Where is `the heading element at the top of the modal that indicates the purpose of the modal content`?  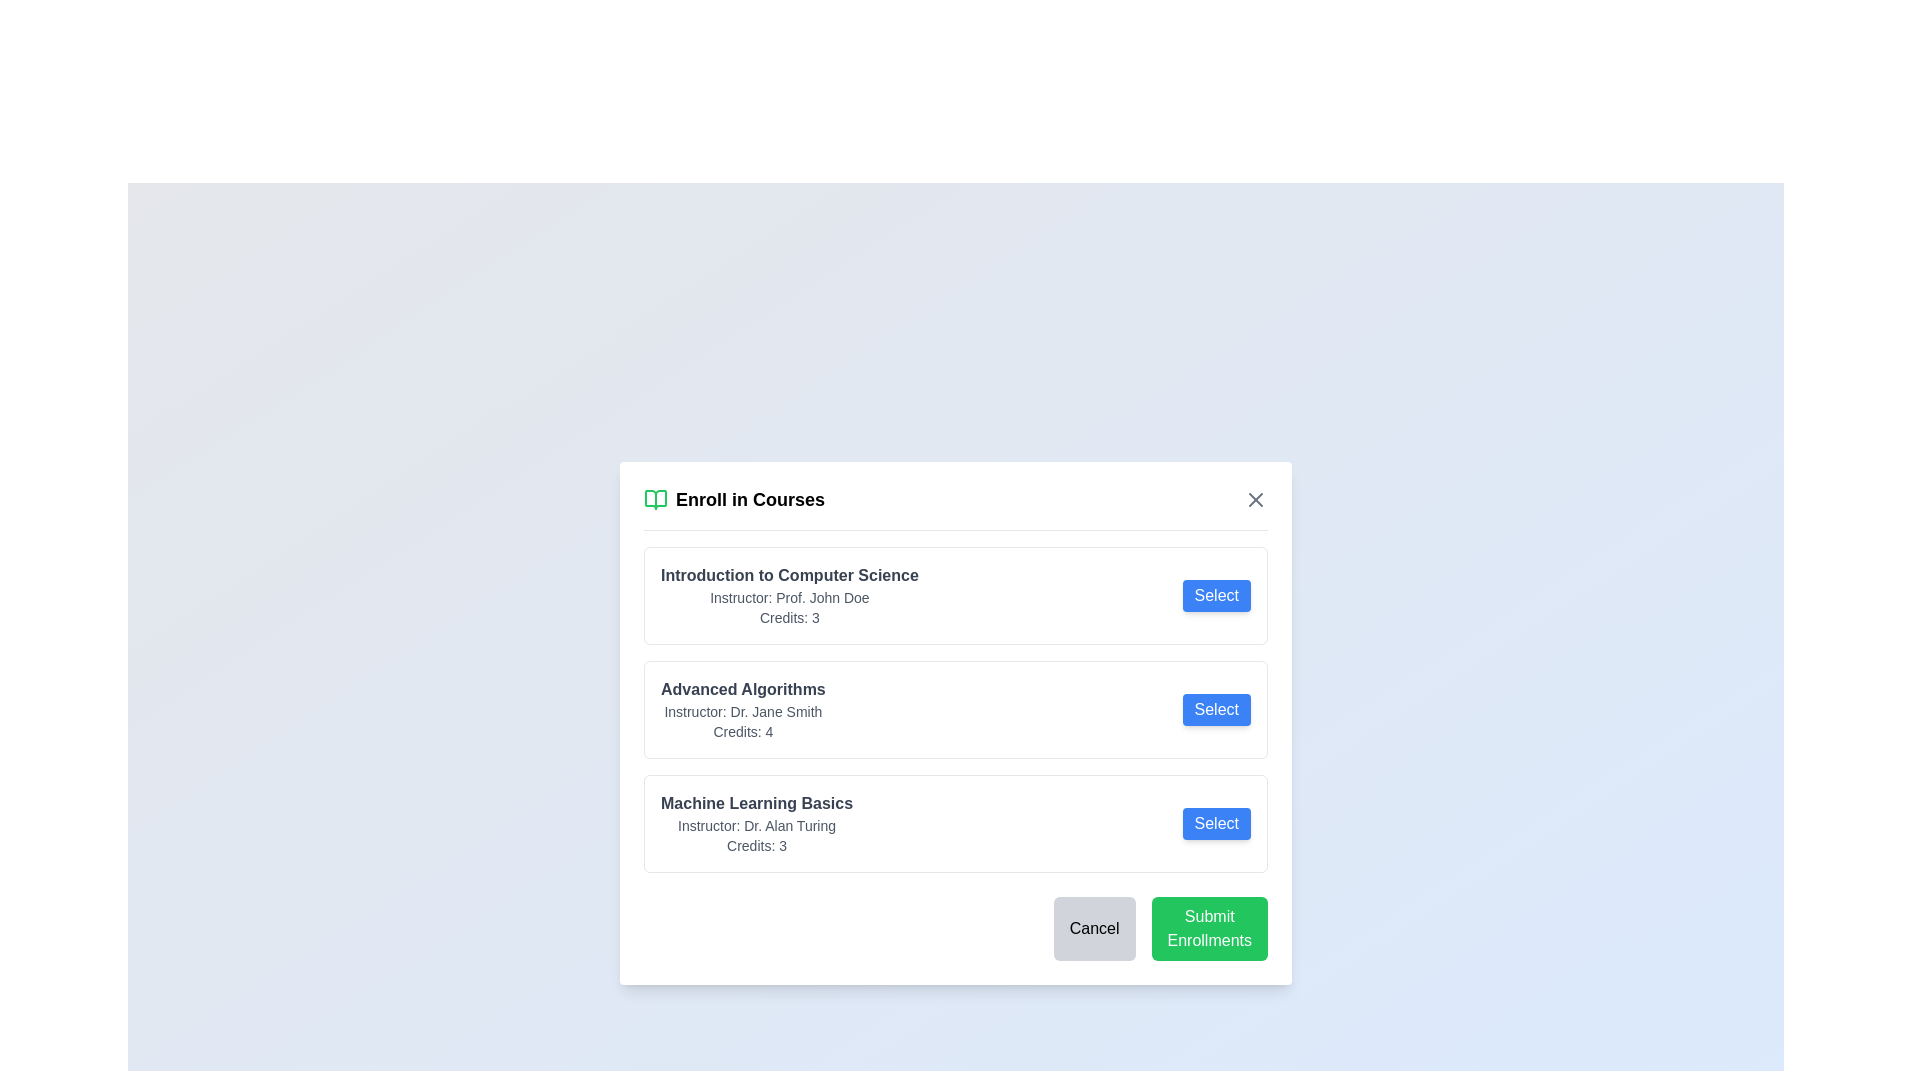
the heading element at the top of the modal that indicates the purpose of the modal content is located at coordinates (733, 498).